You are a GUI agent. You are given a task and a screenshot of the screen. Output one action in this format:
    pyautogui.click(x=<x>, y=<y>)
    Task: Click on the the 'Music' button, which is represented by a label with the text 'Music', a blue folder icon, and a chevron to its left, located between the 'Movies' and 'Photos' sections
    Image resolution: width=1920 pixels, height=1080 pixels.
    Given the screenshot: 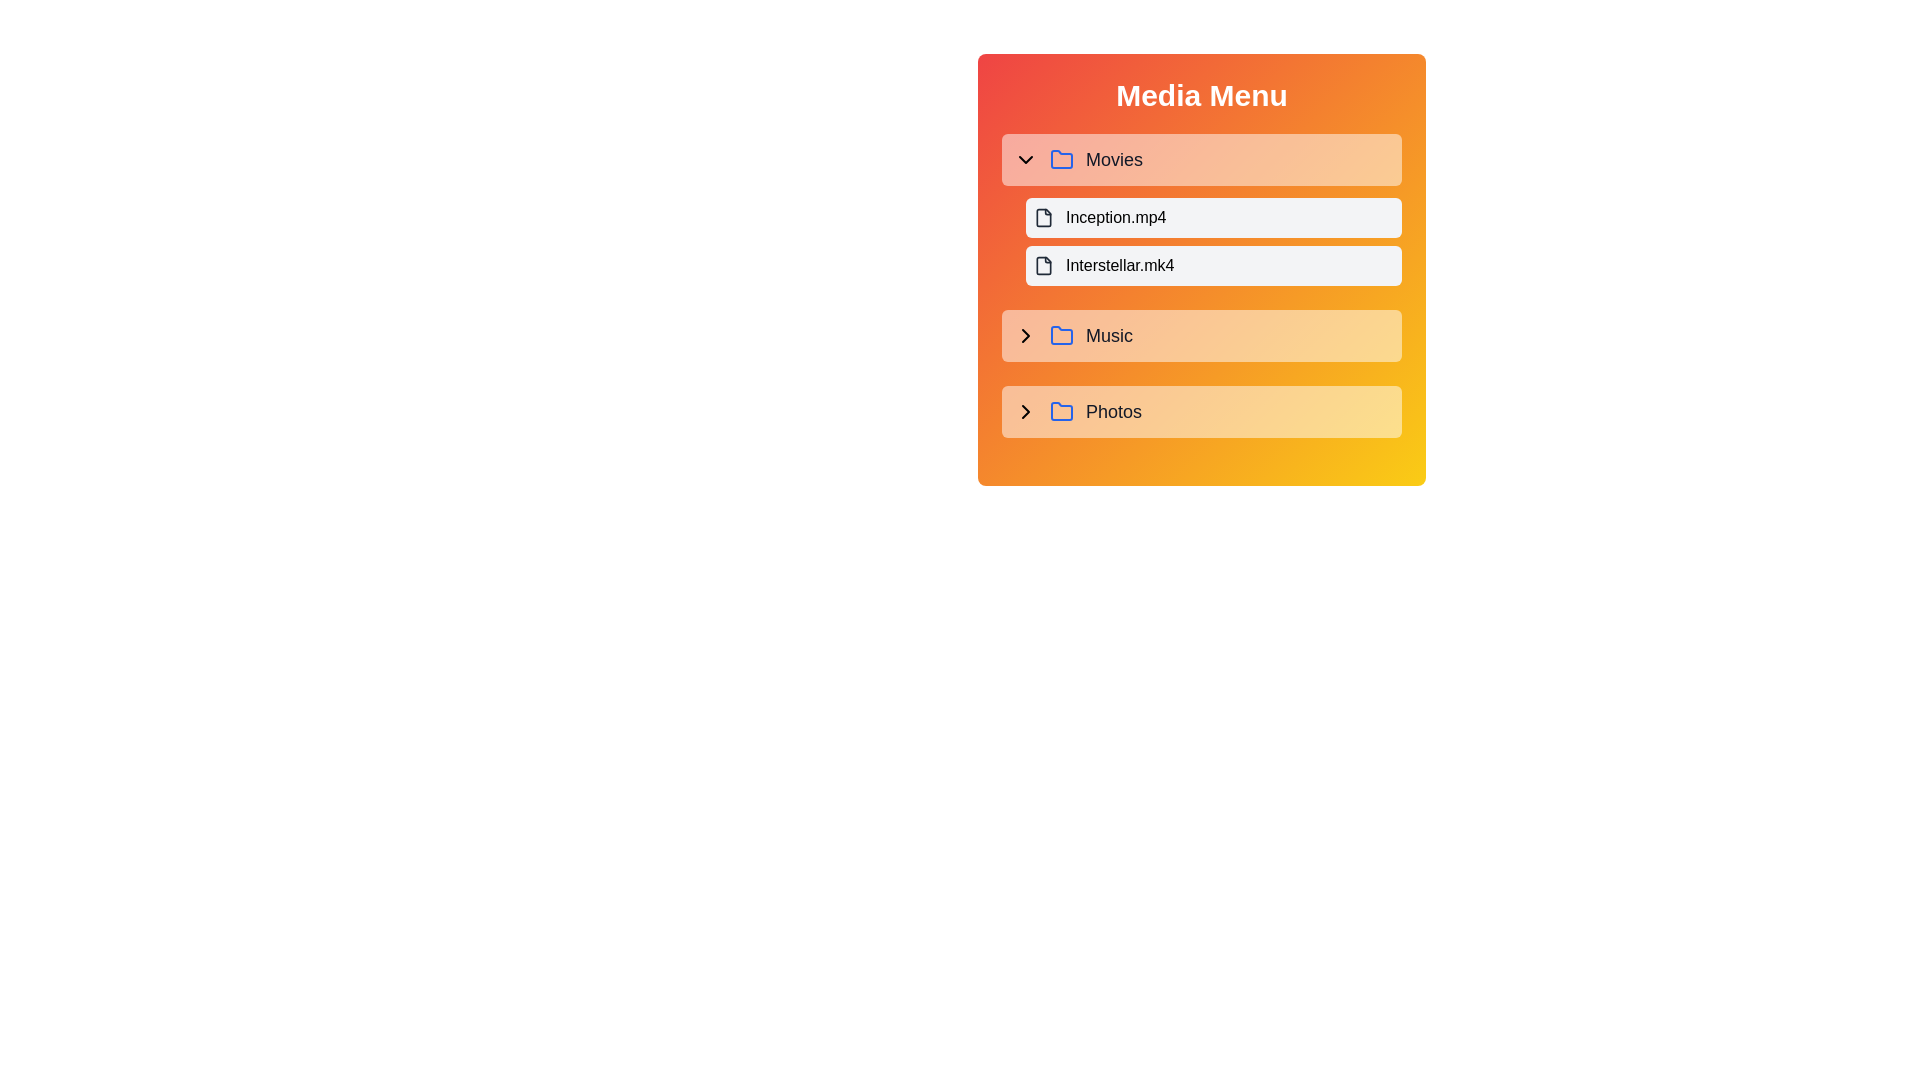 What is the action you would take?
    pyautogui.click(x=1072, y=334)
    